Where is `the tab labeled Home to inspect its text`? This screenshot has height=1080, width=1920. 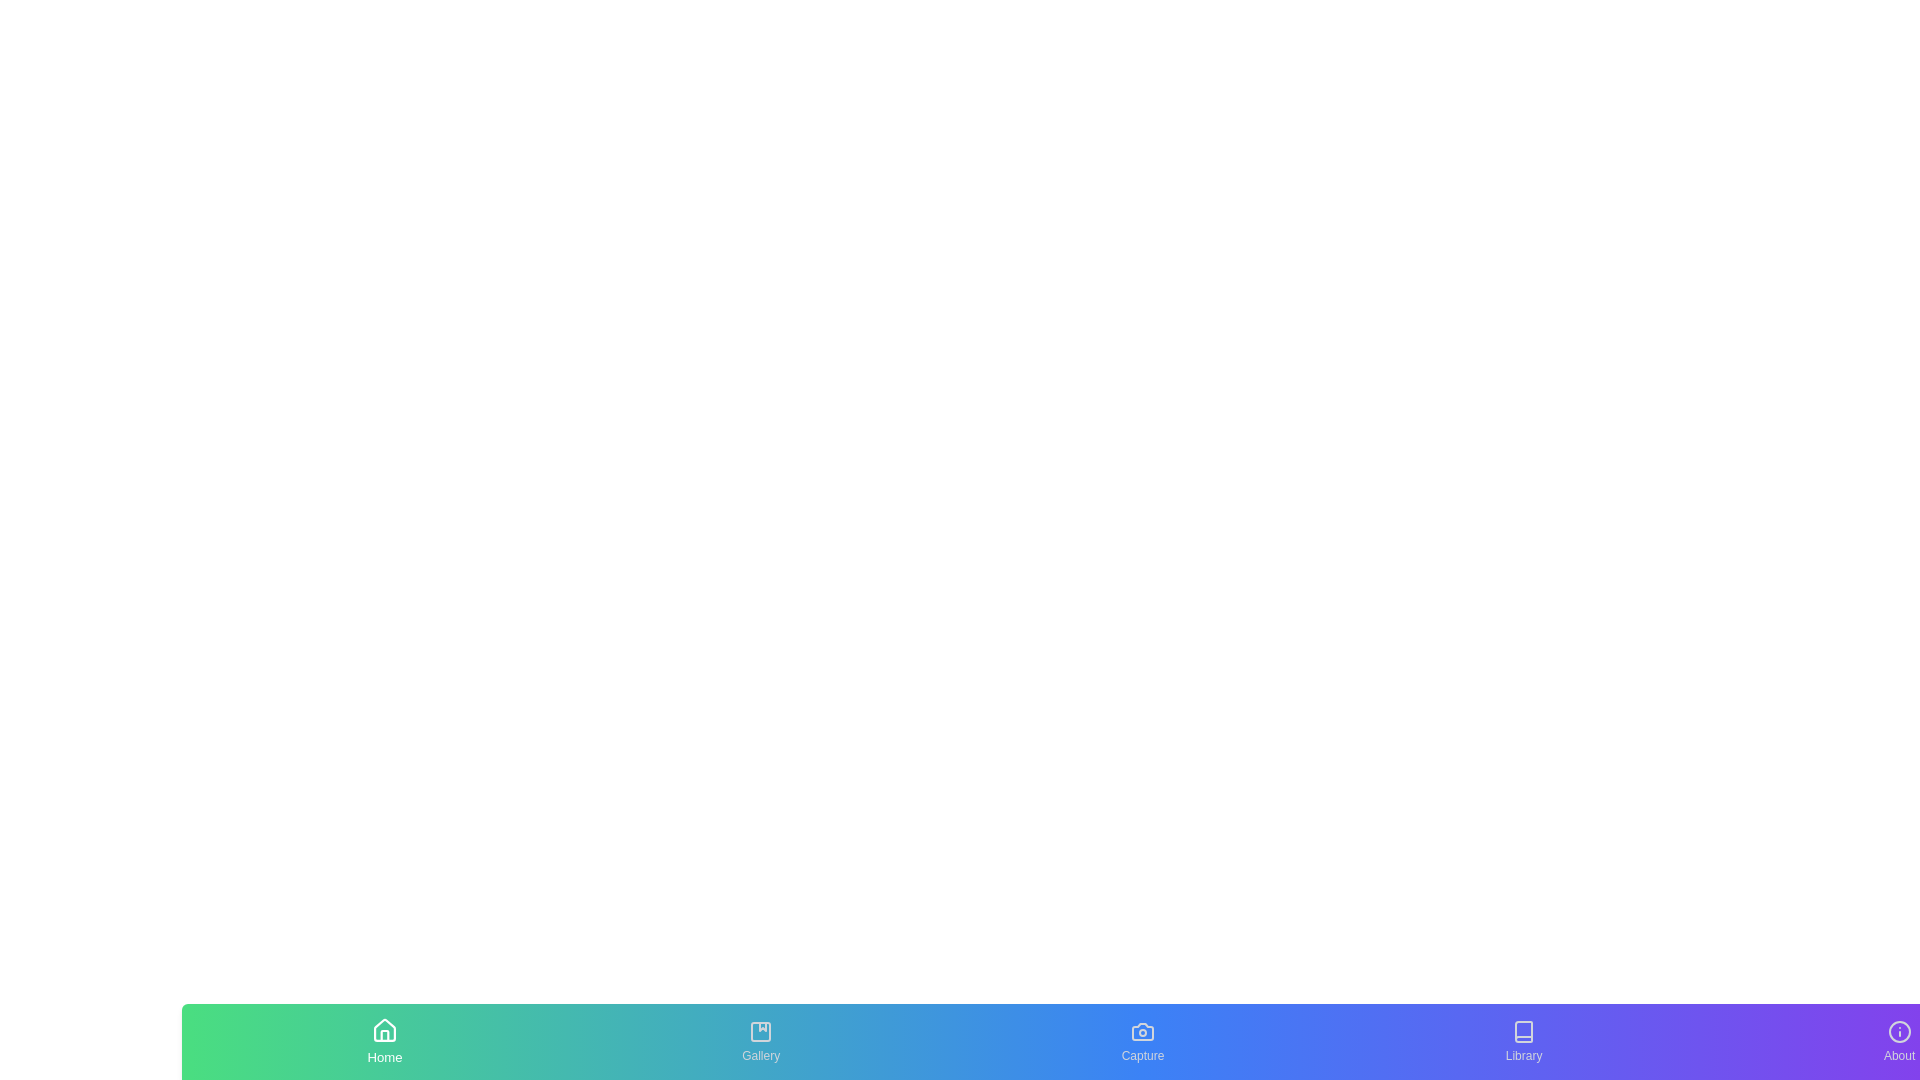 the tab labeled Home to inspect its text is located at coordinates (384, 1040).